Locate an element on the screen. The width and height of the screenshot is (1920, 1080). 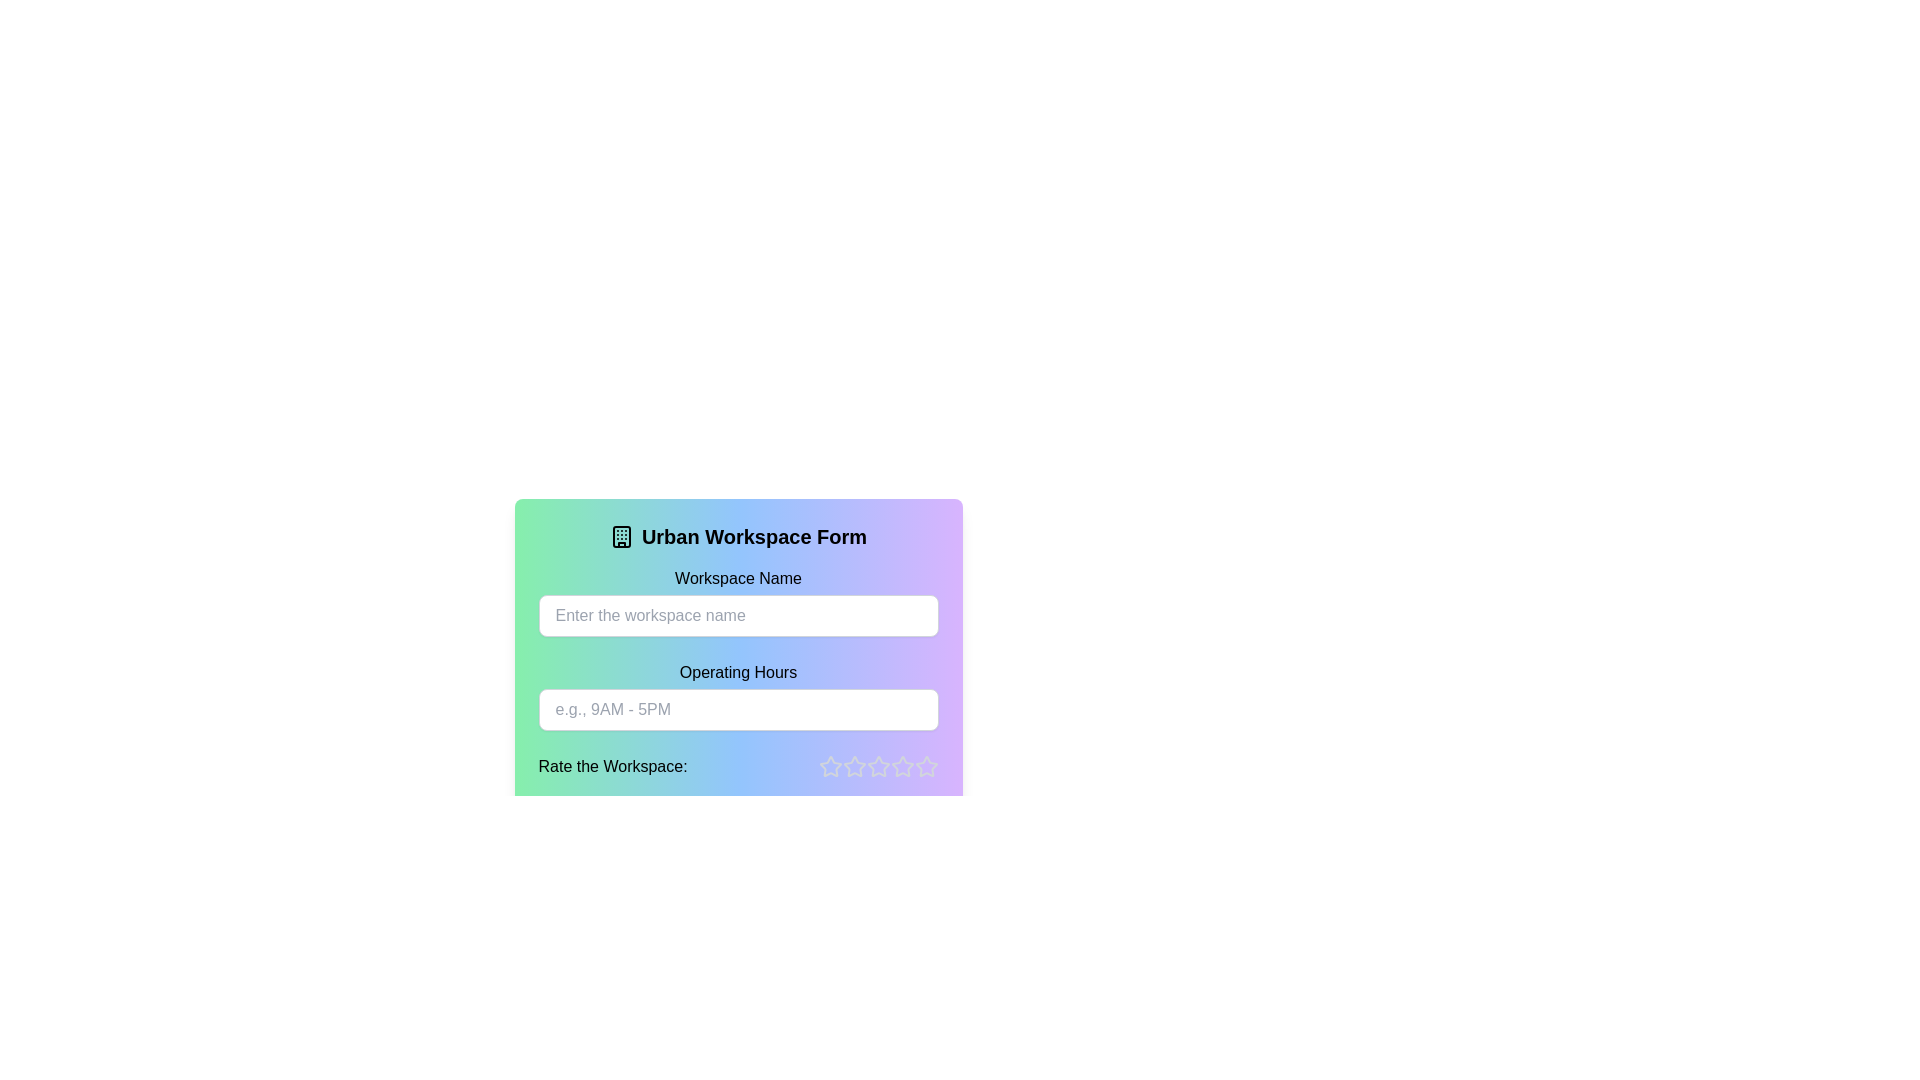
the fifth star in the rating system is located at coordinates (925, 765).